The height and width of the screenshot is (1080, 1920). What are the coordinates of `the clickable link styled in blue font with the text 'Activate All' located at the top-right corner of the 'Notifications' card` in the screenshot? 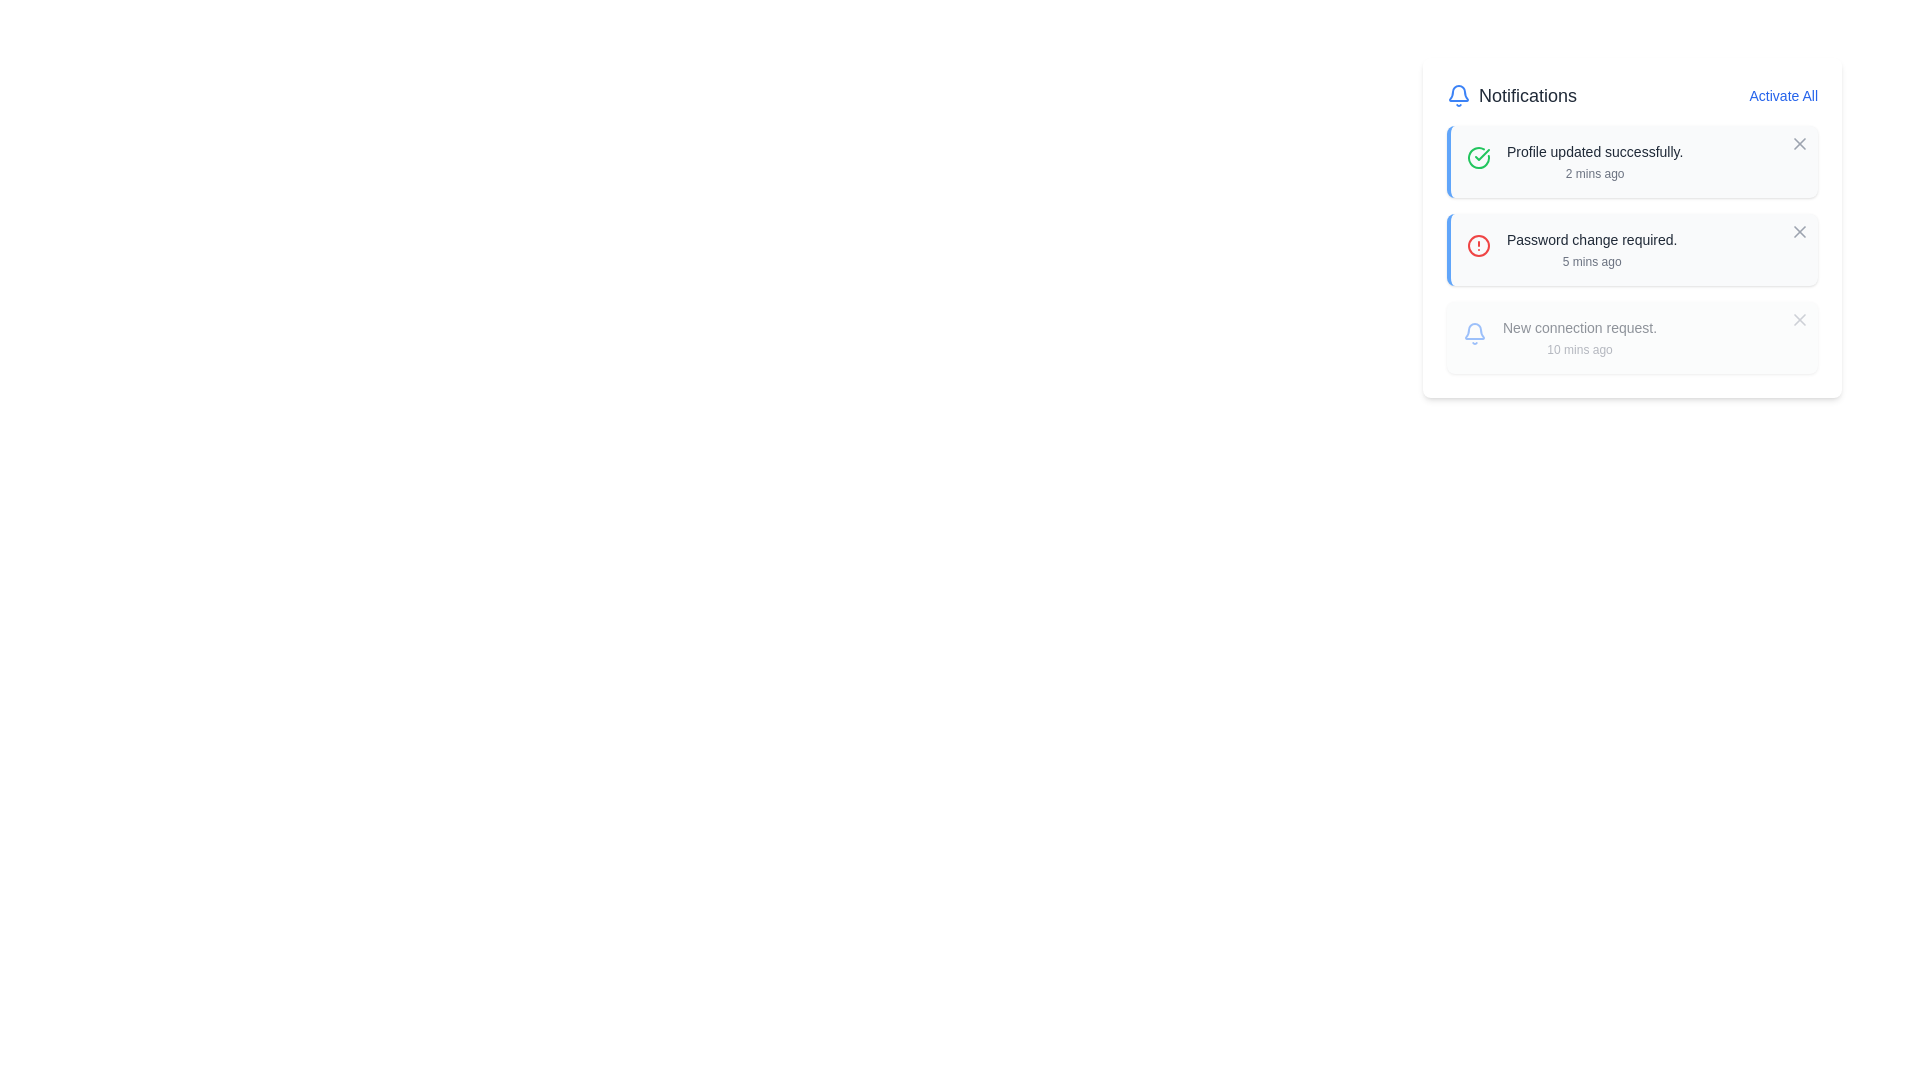 It's located at (1783, 96).